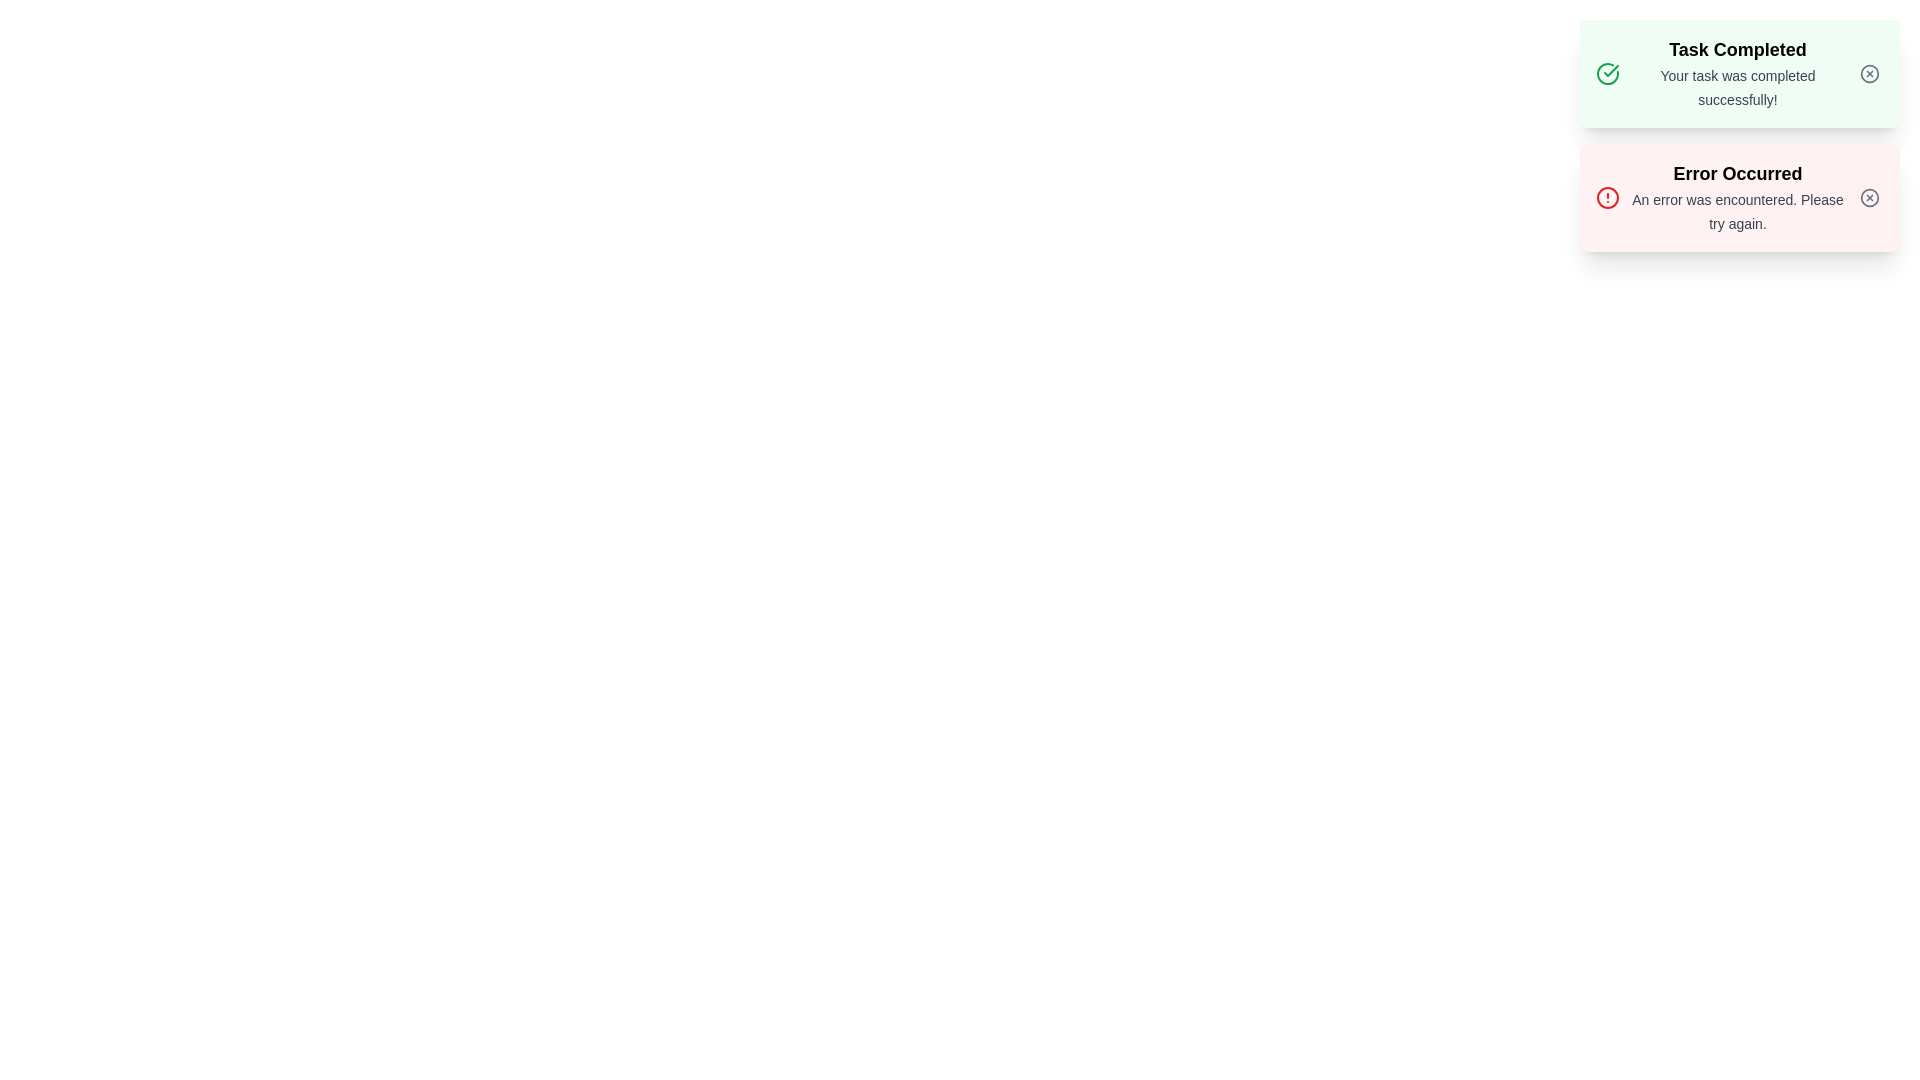  What do you see at coordinates (1869, 72) in the screenshot?
I see `the dismissal or close icon button located at the top right corner of the completion status card` at bounding box center [1869, 72].